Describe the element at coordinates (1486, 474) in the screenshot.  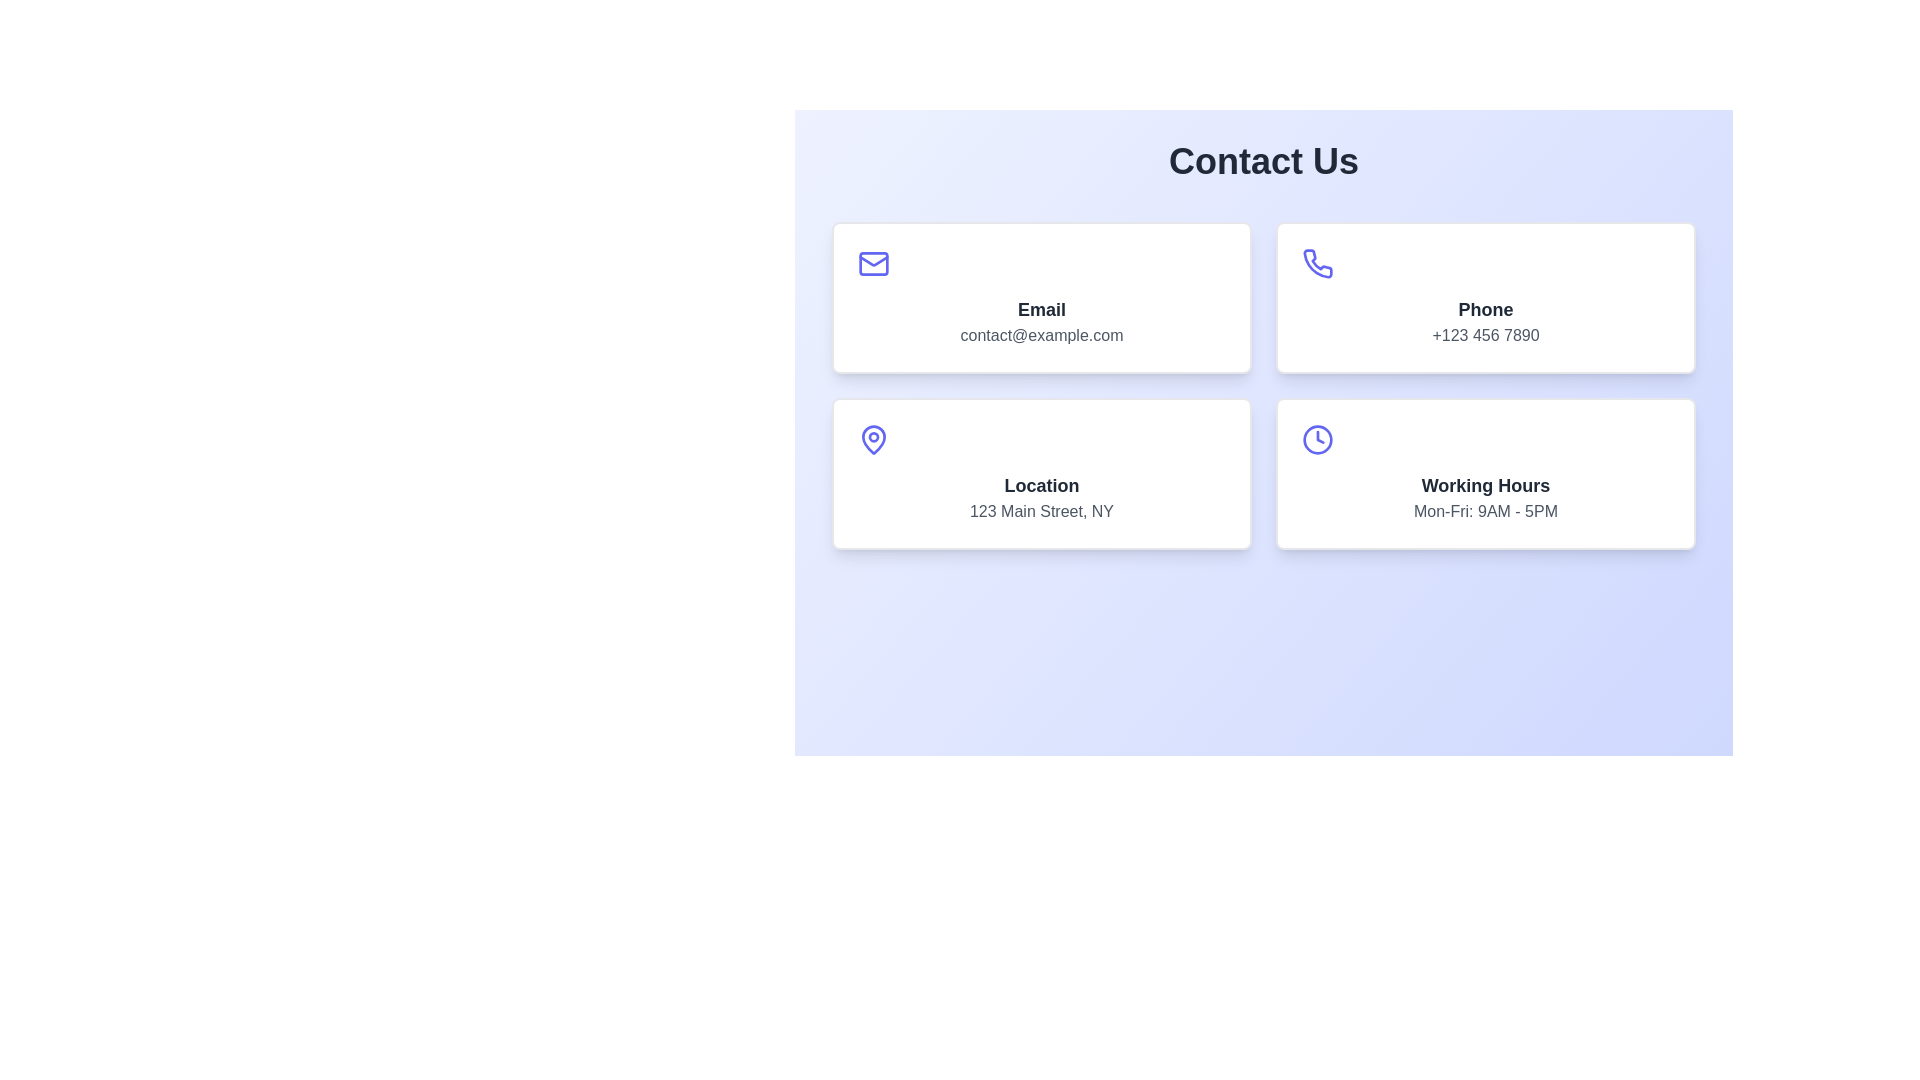
I see `information displayed on the card element with the text 'Working Hours' and the details 'Mon-Fri: 9AM - 5PM', which is located in the bottom-right position of the four-card grid layout` at that location.